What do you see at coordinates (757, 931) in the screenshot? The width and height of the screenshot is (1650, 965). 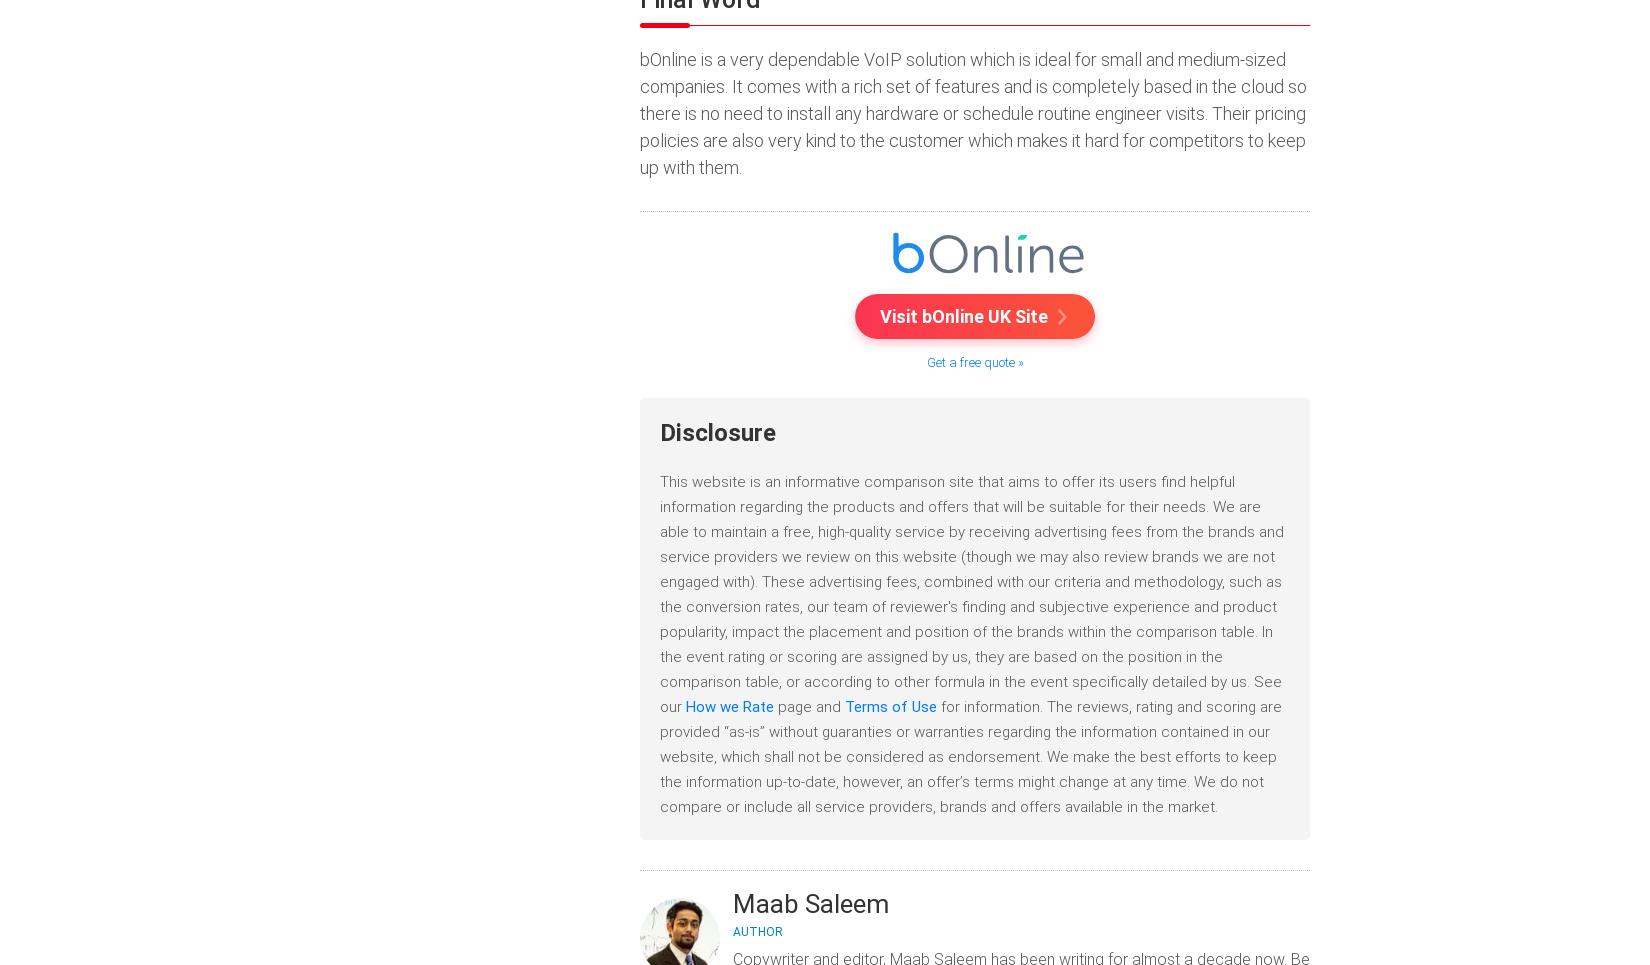 I see `'author'` at bounding box center [757, 931].